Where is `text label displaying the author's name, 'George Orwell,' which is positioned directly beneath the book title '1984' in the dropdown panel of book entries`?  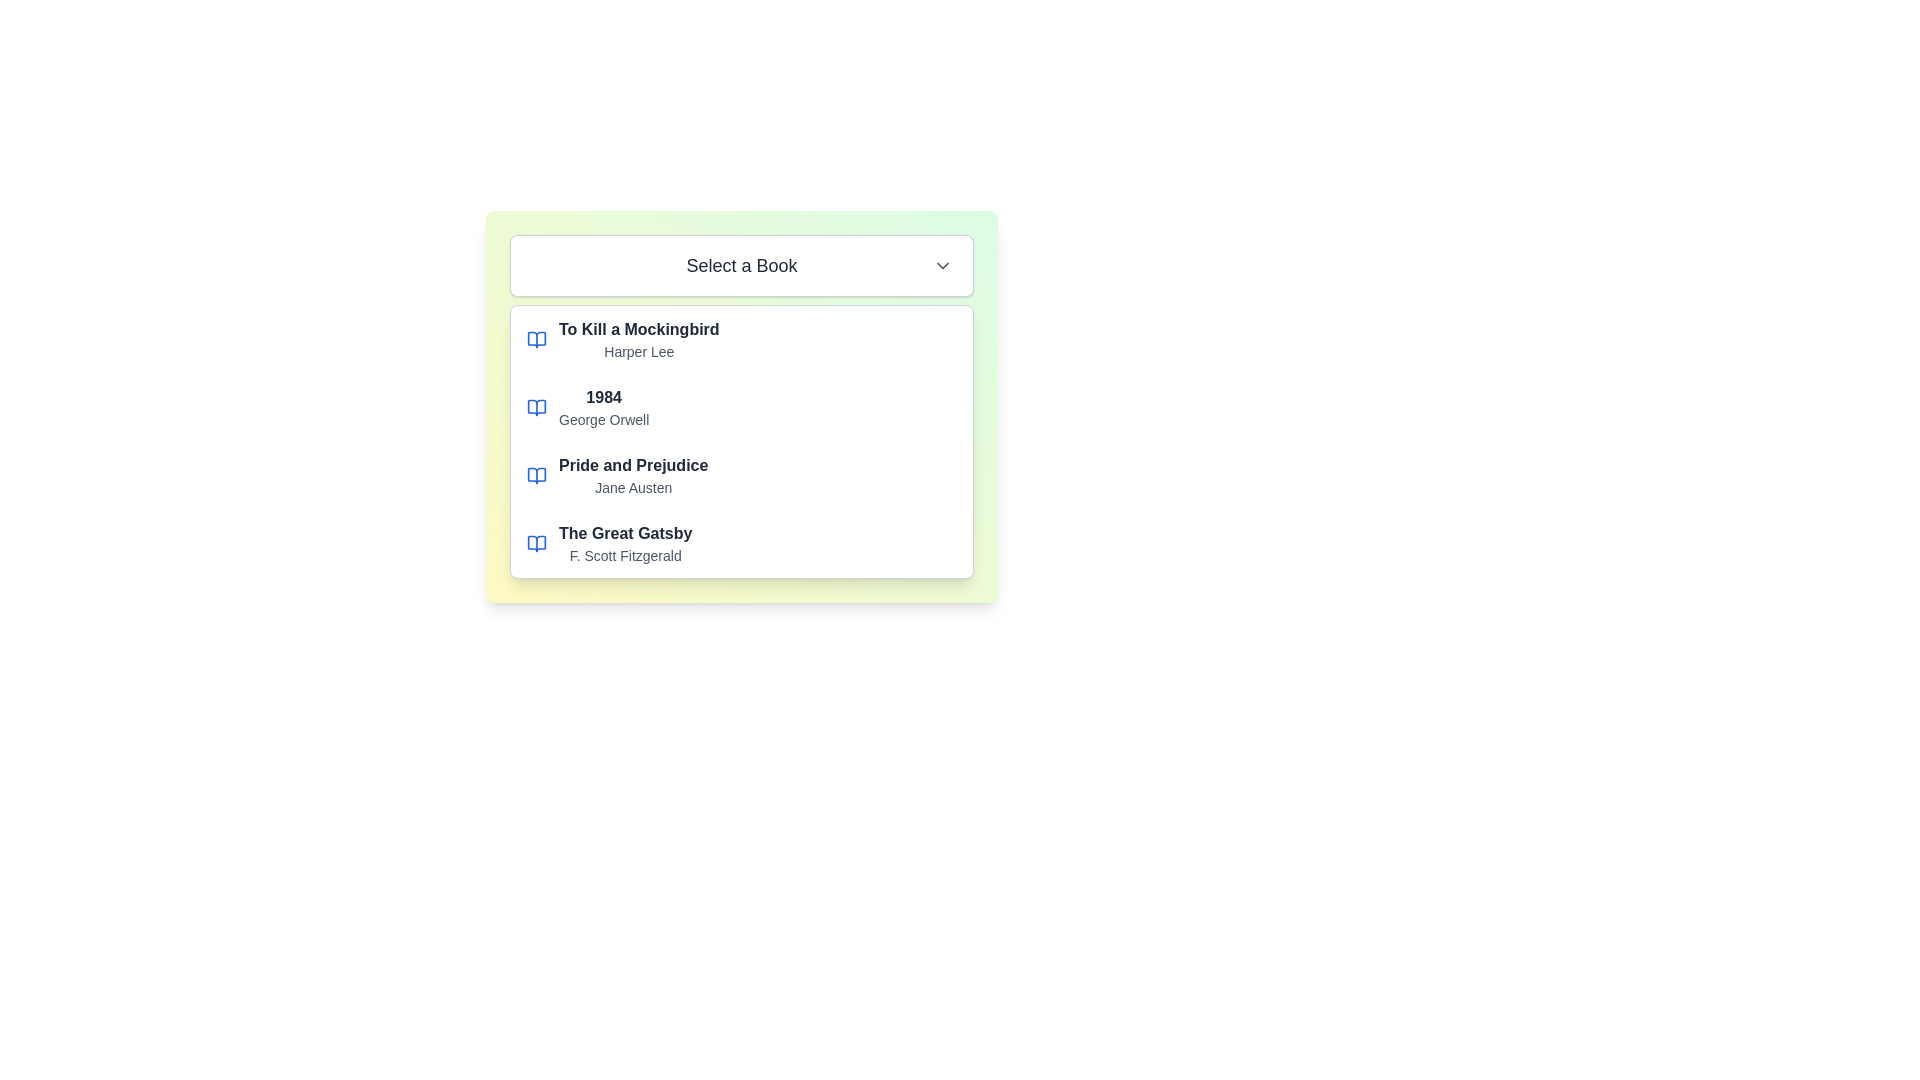 text label displaying the author's name, 'George Orwell,' which is positioned directly beneath the book title '1984' in the dropdown panel of book entries is located at coordinates (603, 419).